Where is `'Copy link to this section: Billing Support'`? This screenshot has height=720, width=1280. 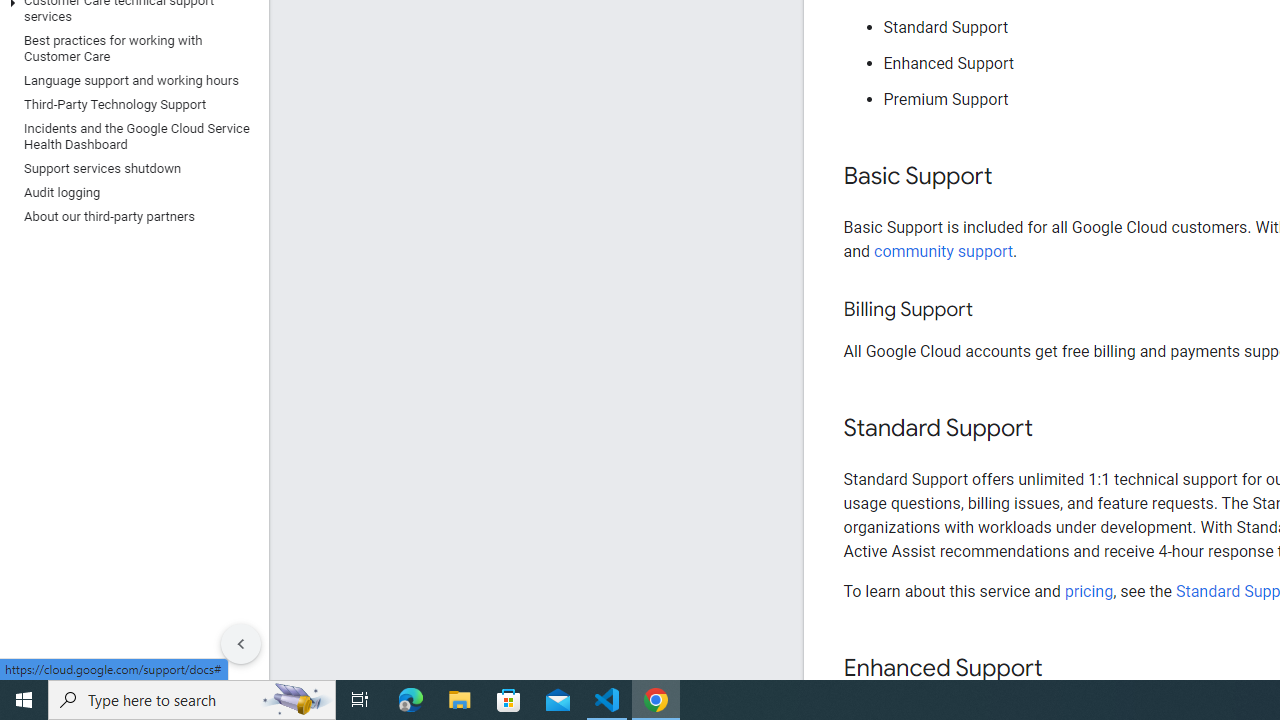
'Copy link to this section: Billing Support' is located at coordinates (992, 310).